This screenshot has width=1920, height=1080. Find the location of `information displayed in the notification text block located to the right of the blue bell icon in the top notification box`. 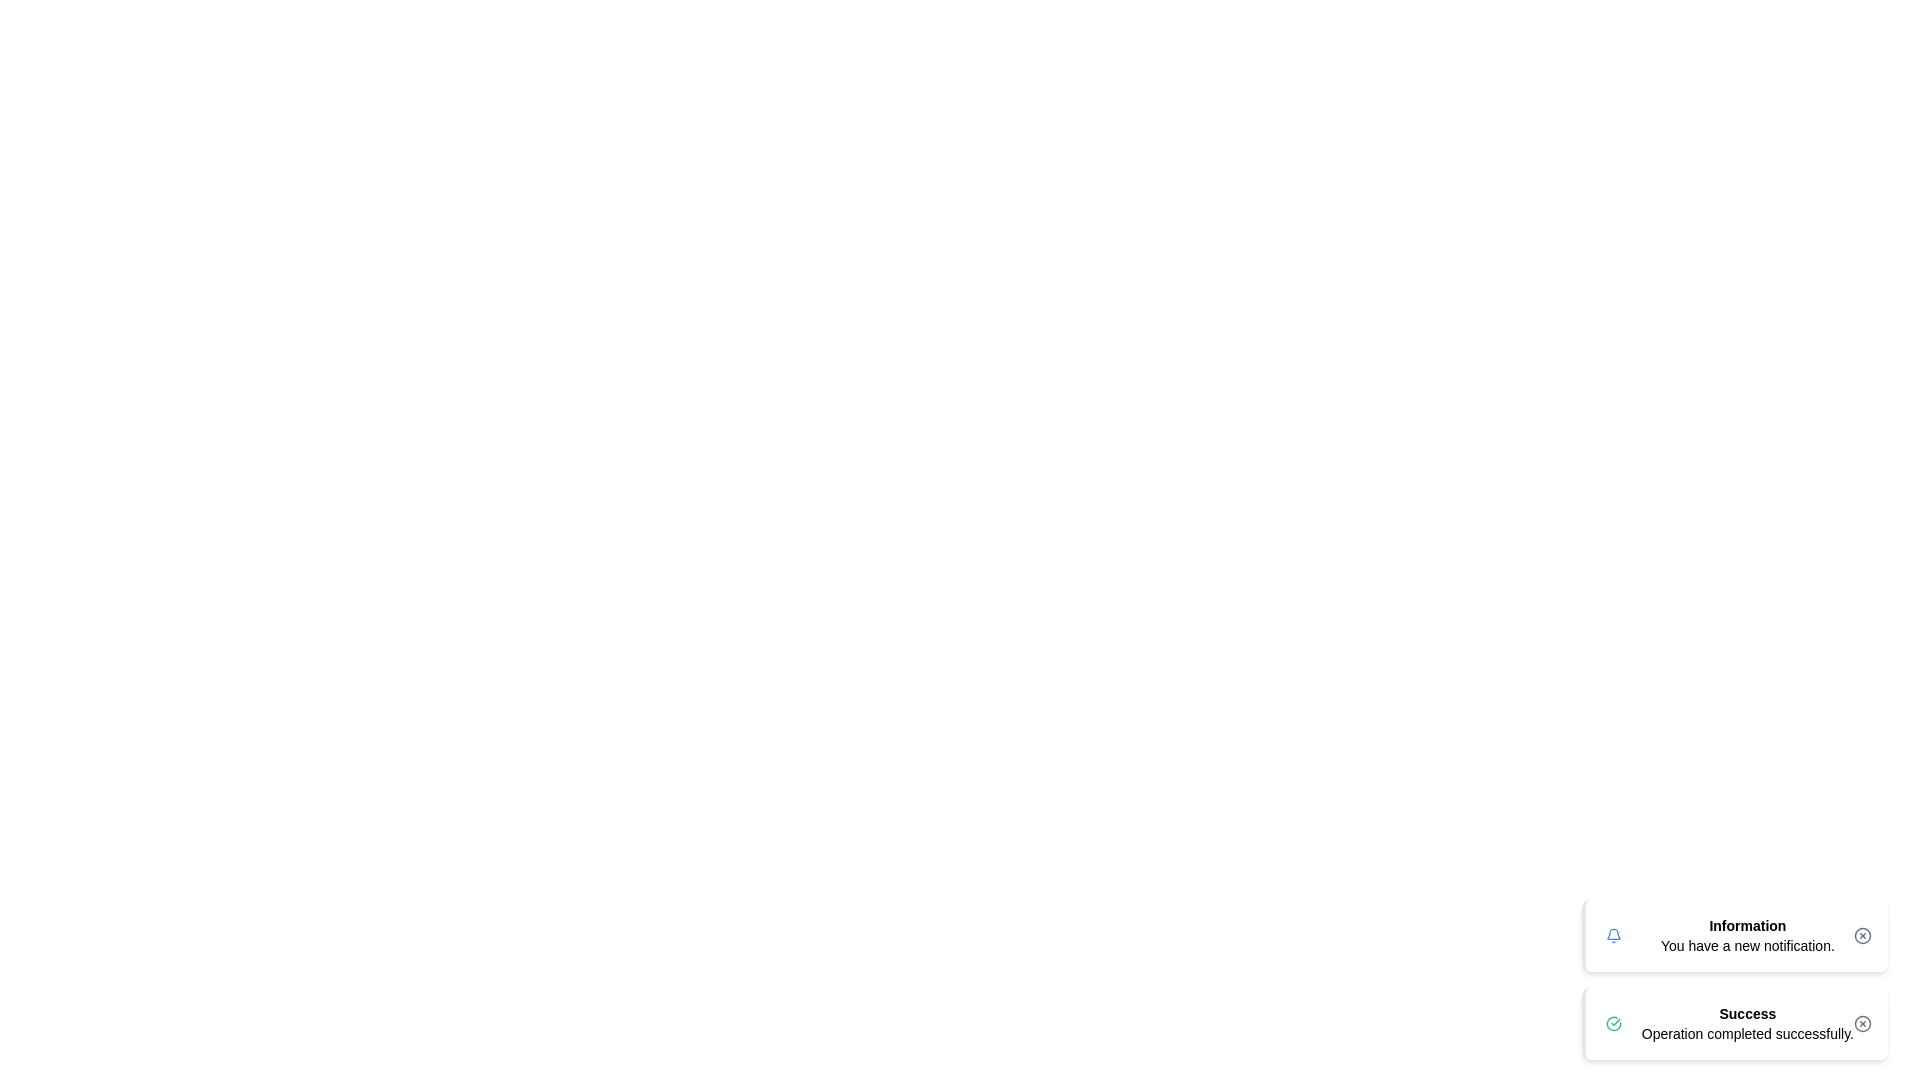

information displayed in the notification text block located to the right of the blue bell icon in the top notification box is located at coordinates (1746, 936).